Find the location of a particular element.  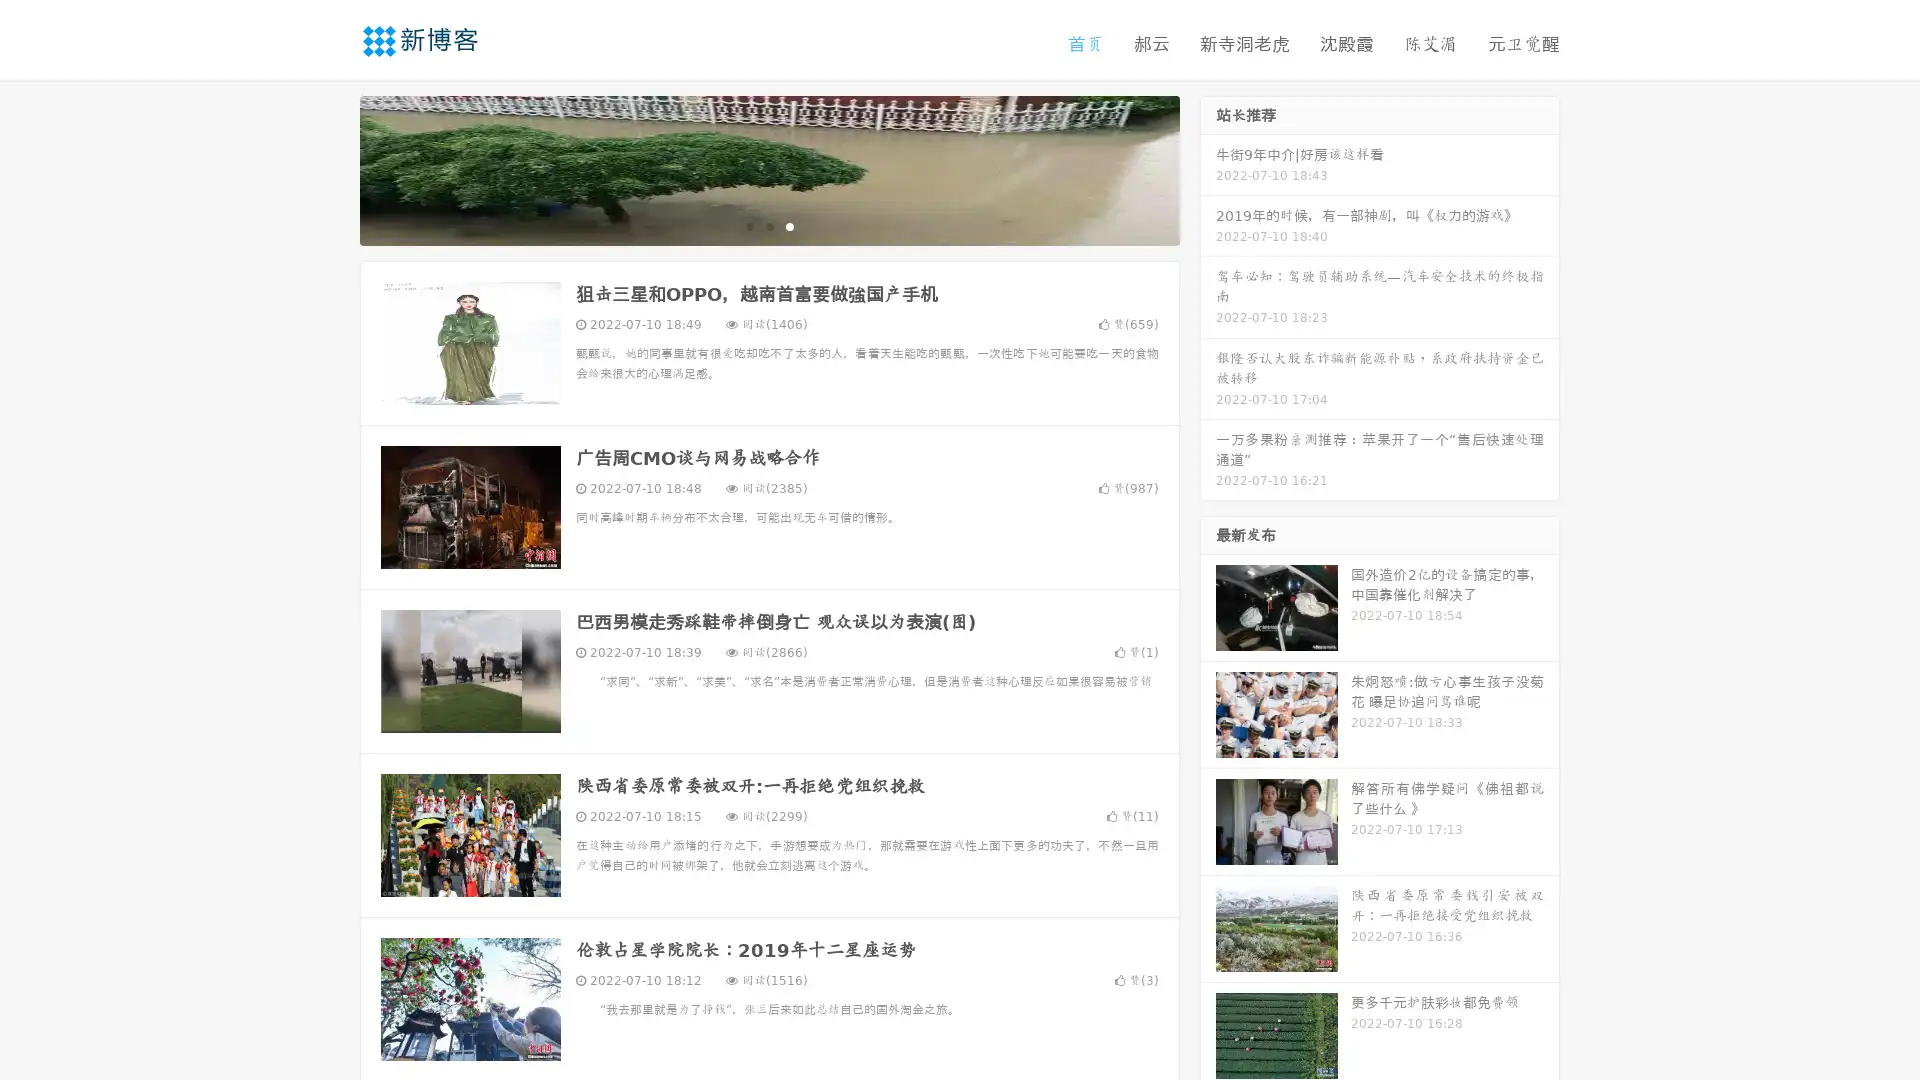

Go to slide 2 is located at coordinates (768, 225).